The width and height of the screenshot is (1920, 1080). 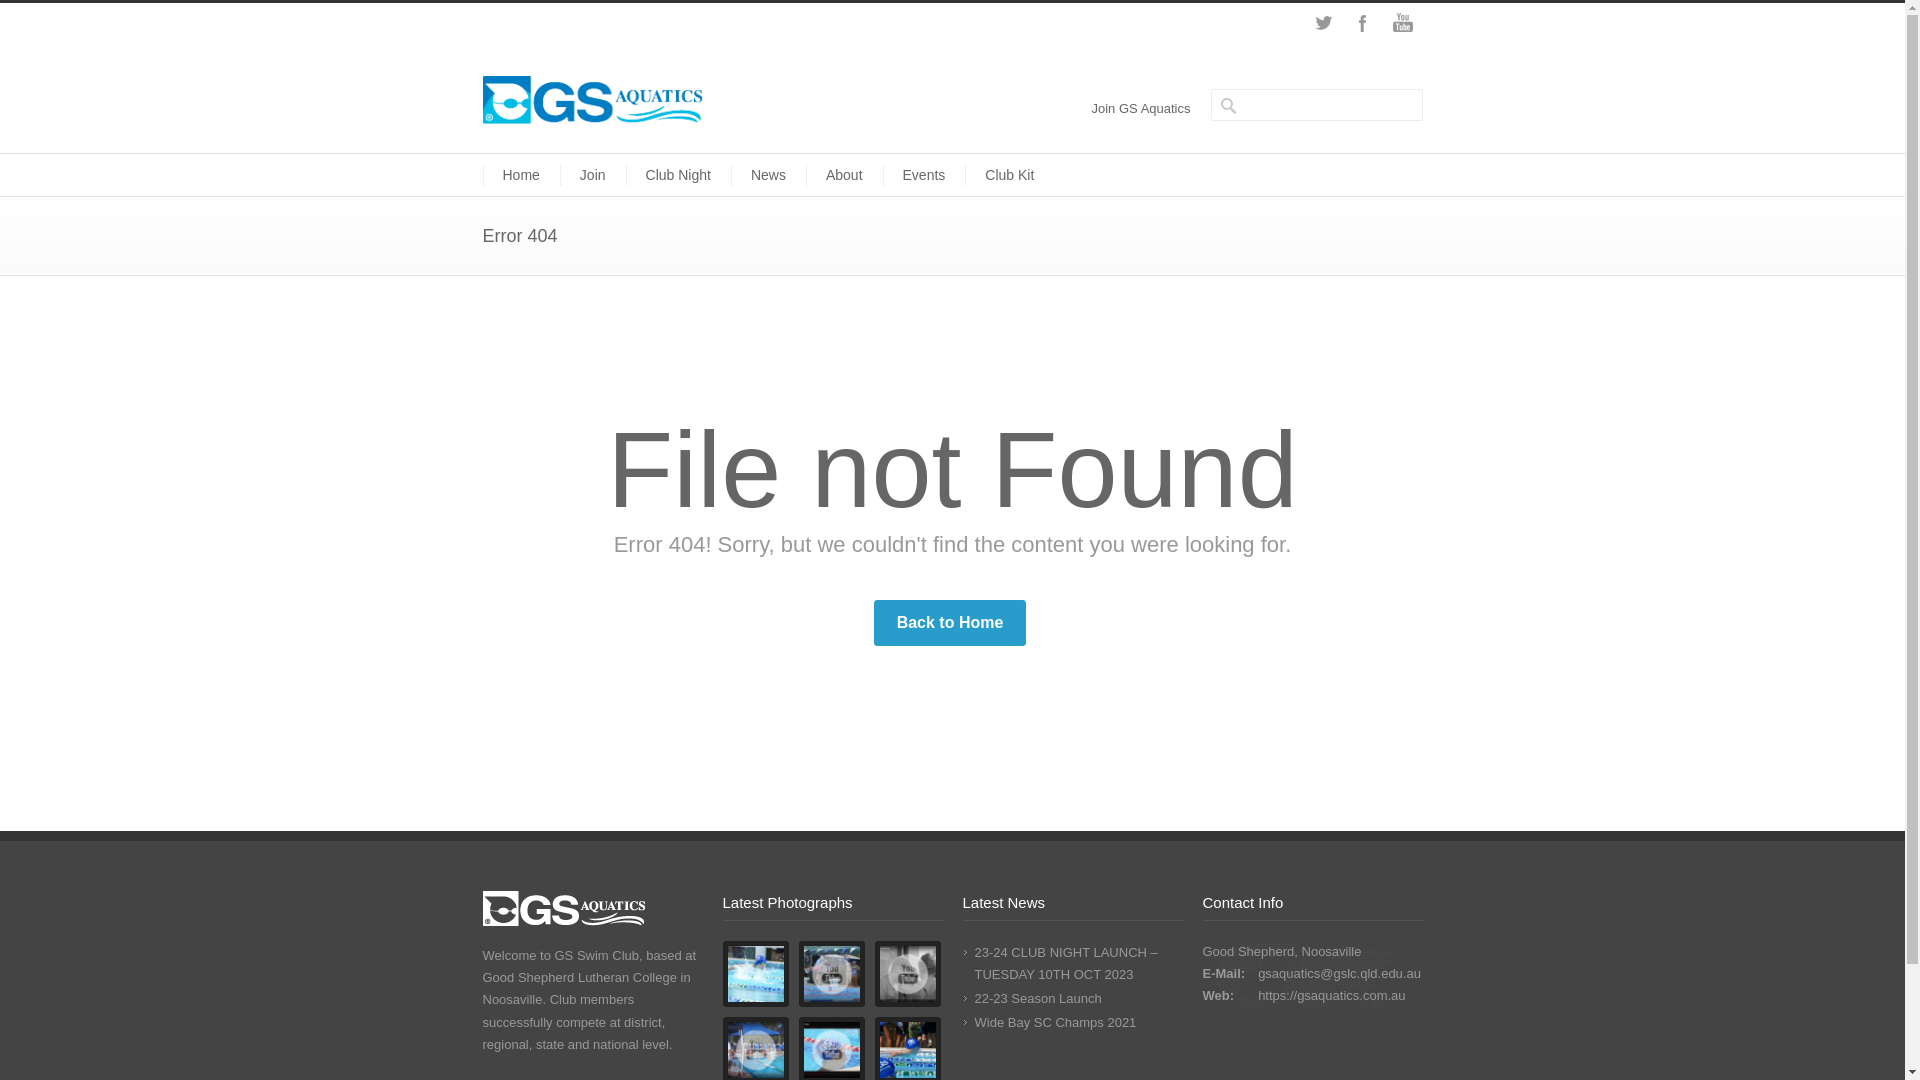 I want to click on 'Club Night', so click(x=678, y=173).